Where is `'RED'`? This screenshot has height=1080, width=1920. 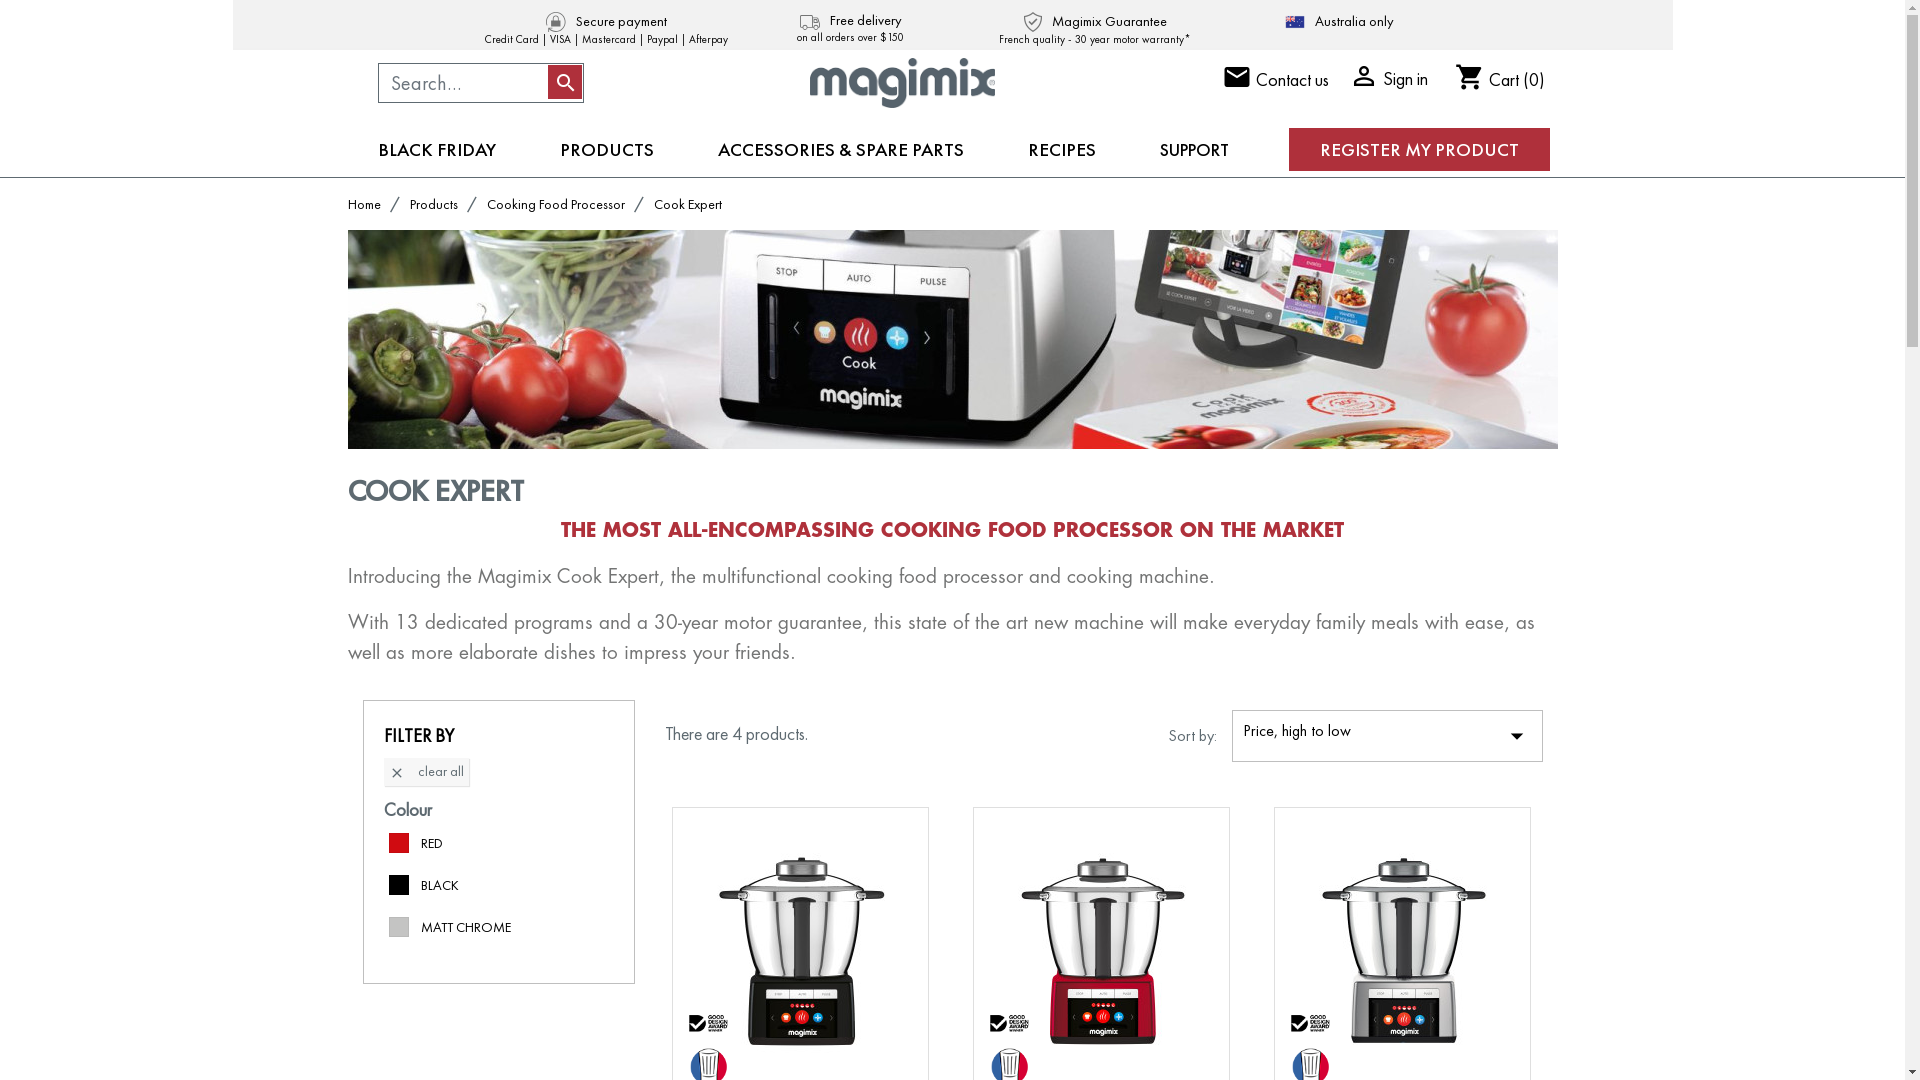 'RED' is located at coordinates (430, 843).